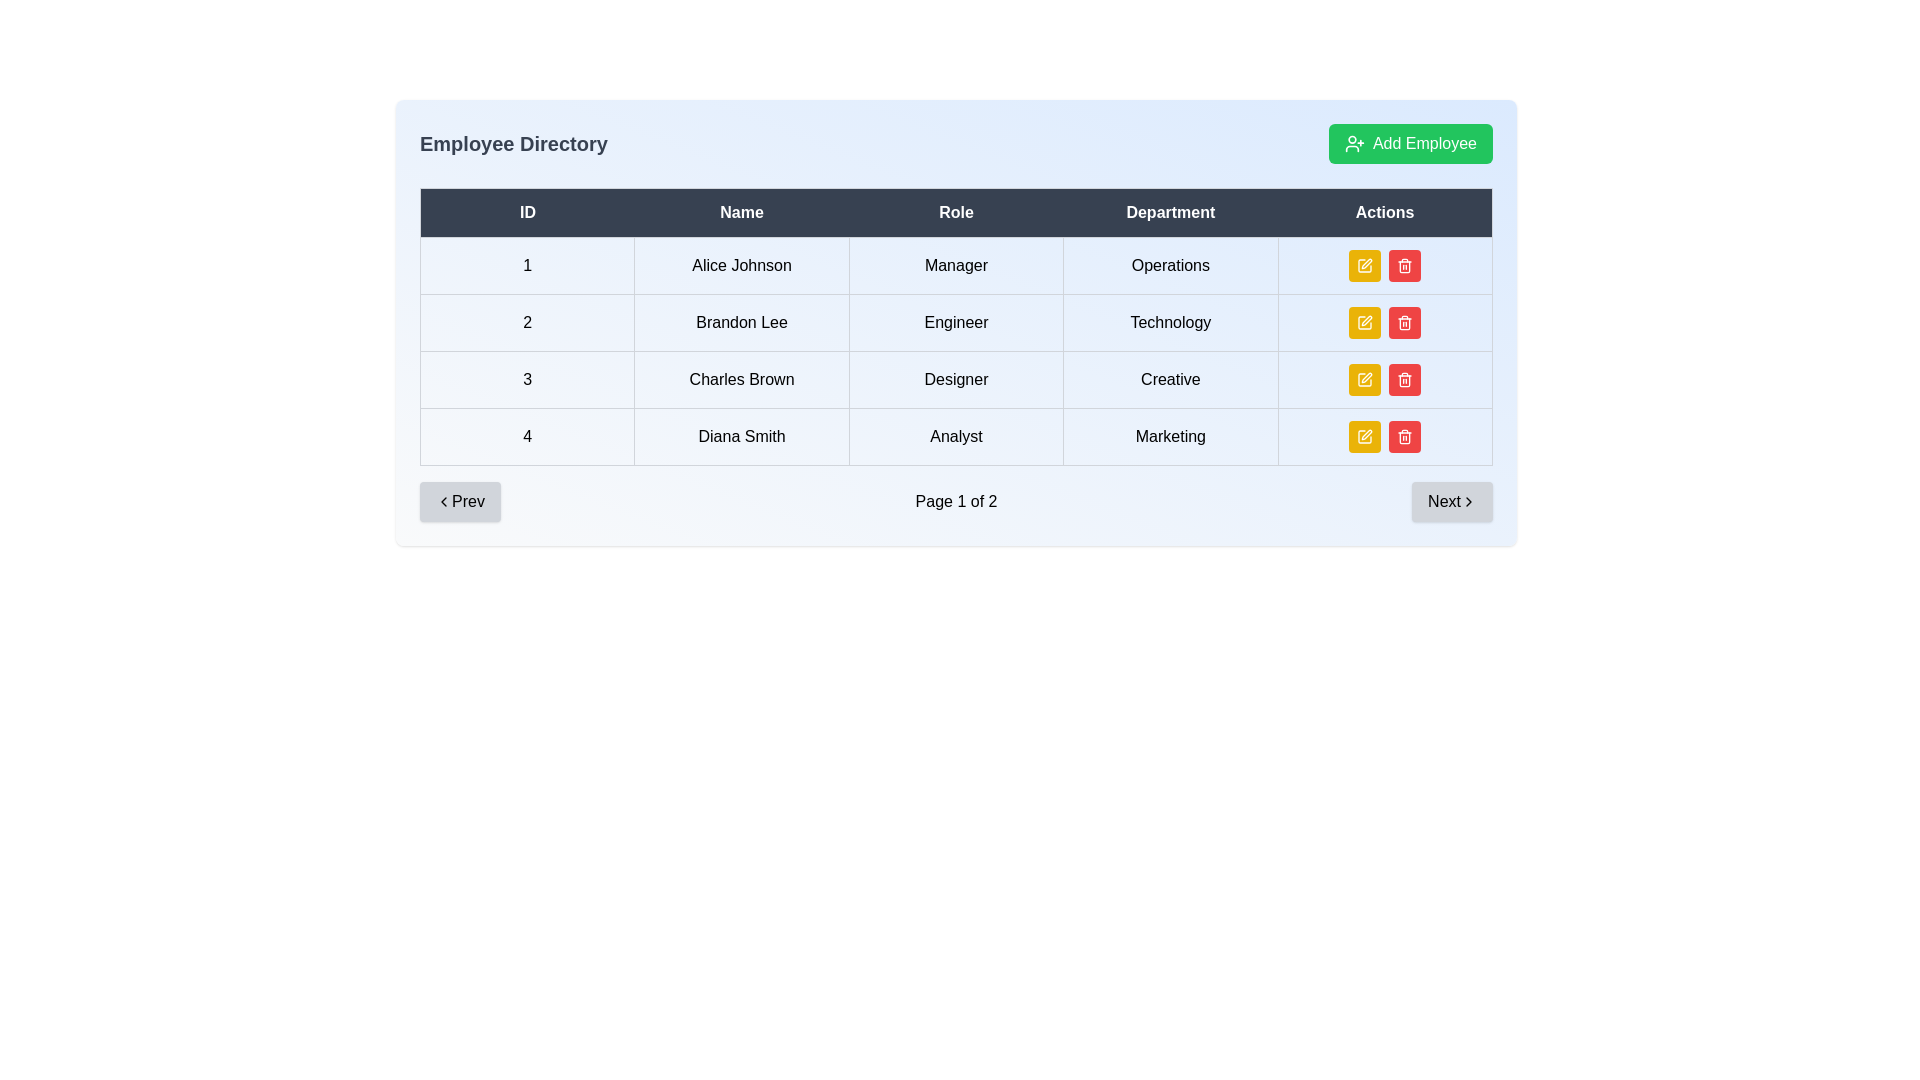 Image resolution: width=1920 pixels, height=1080 pixels. I want to click on the header label for the 'Role' column, which is the third entry in the table header located between the 'Name' and 'Department' columns, so click(955, 212).